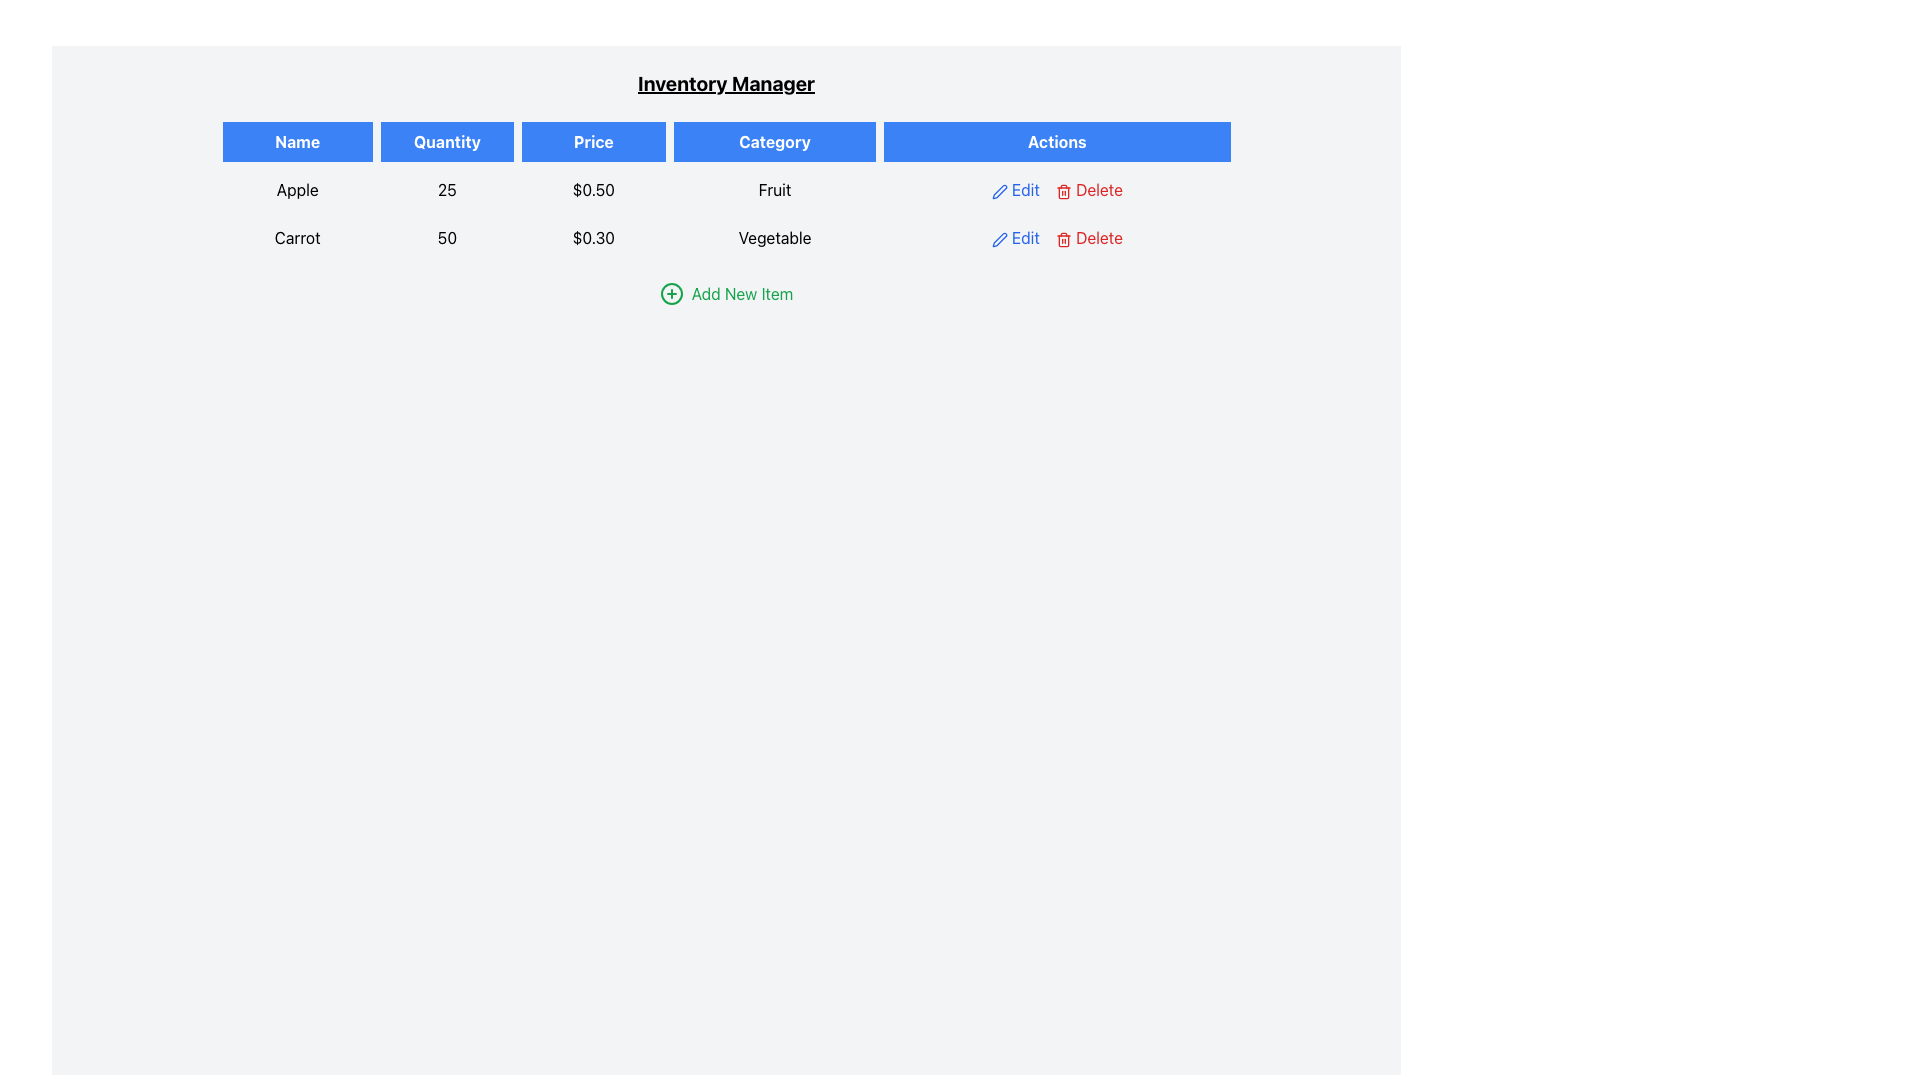 Image resolution: width=1920 pixels, height=1080 pixels. I want to click on the 'Delete' button, which is styled with red text and a trash can icon, located in the 'Actions' column of the first row in the table, so click(1088, 189).